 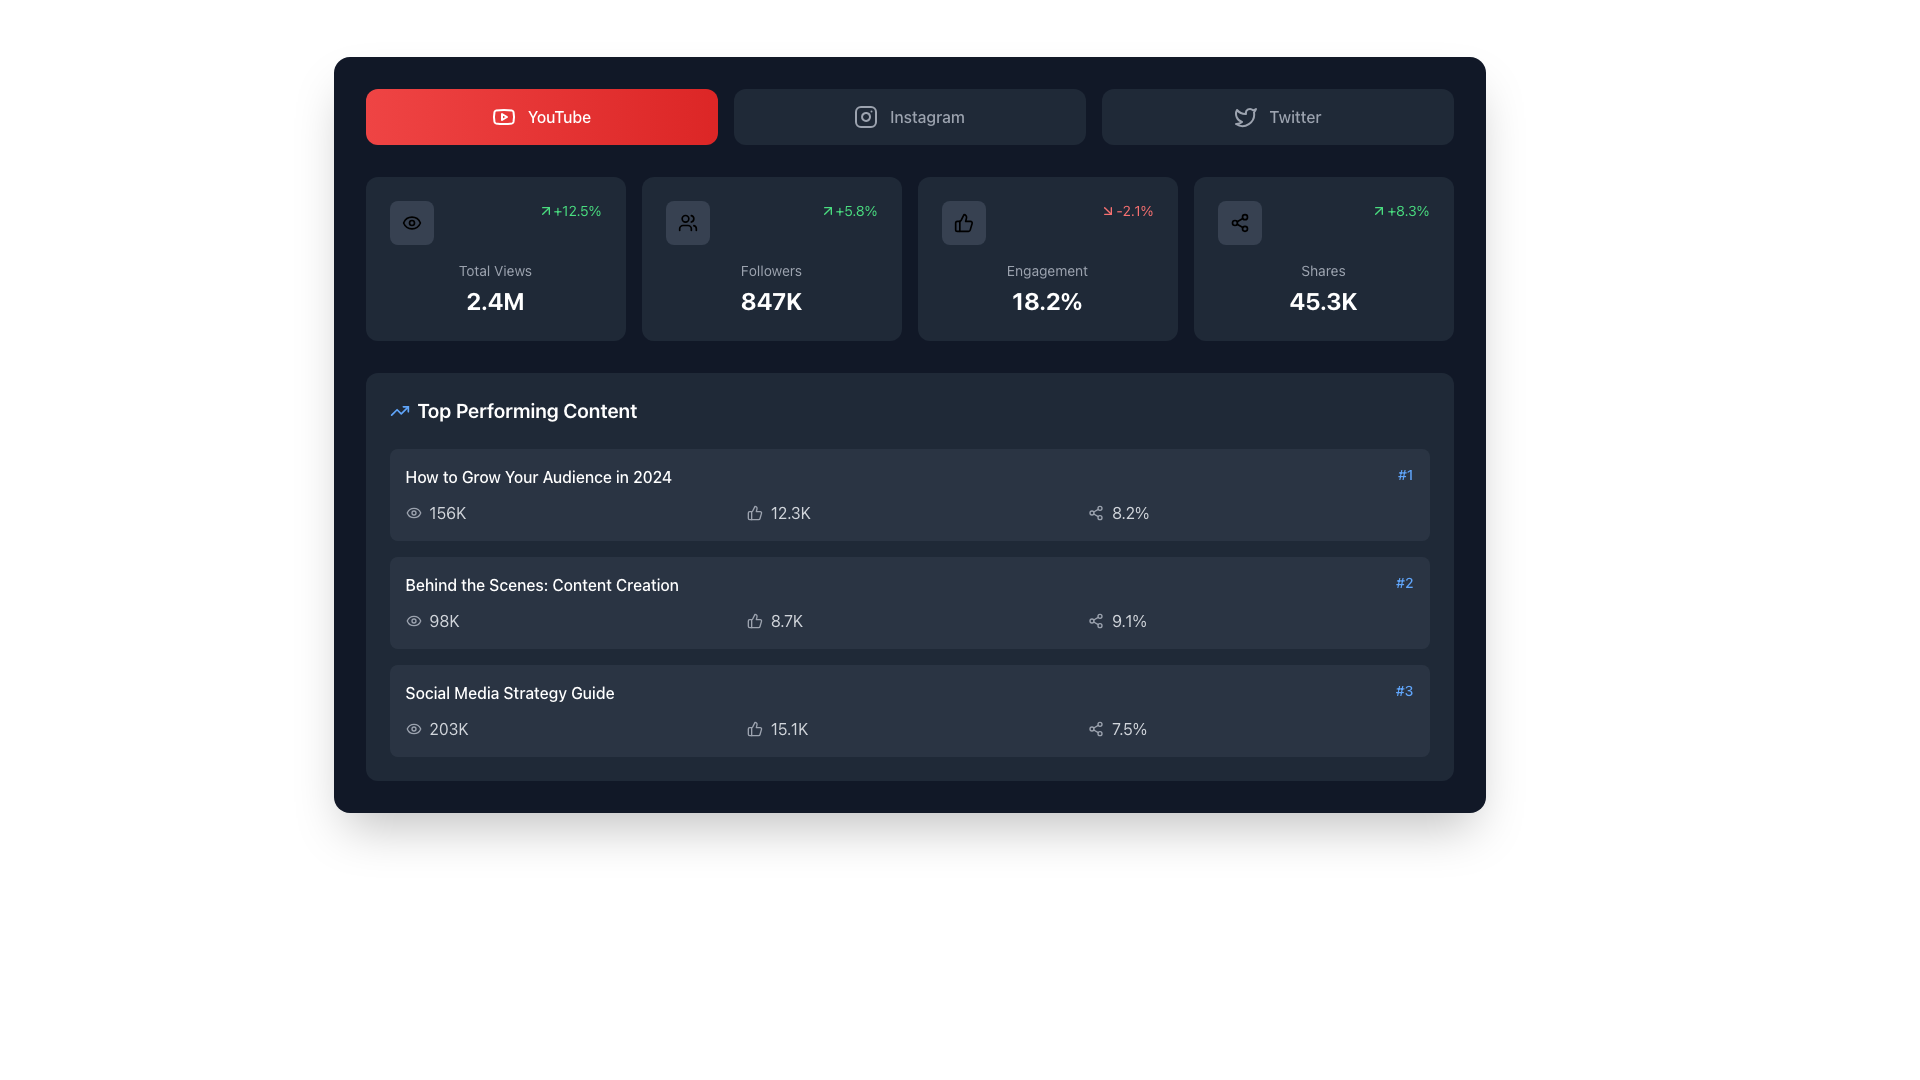 What do you see at coordinates (443, 620) in the screenshot?
I see `the numerical value (98K) indicating a count related` at bounding box center [443, 620].